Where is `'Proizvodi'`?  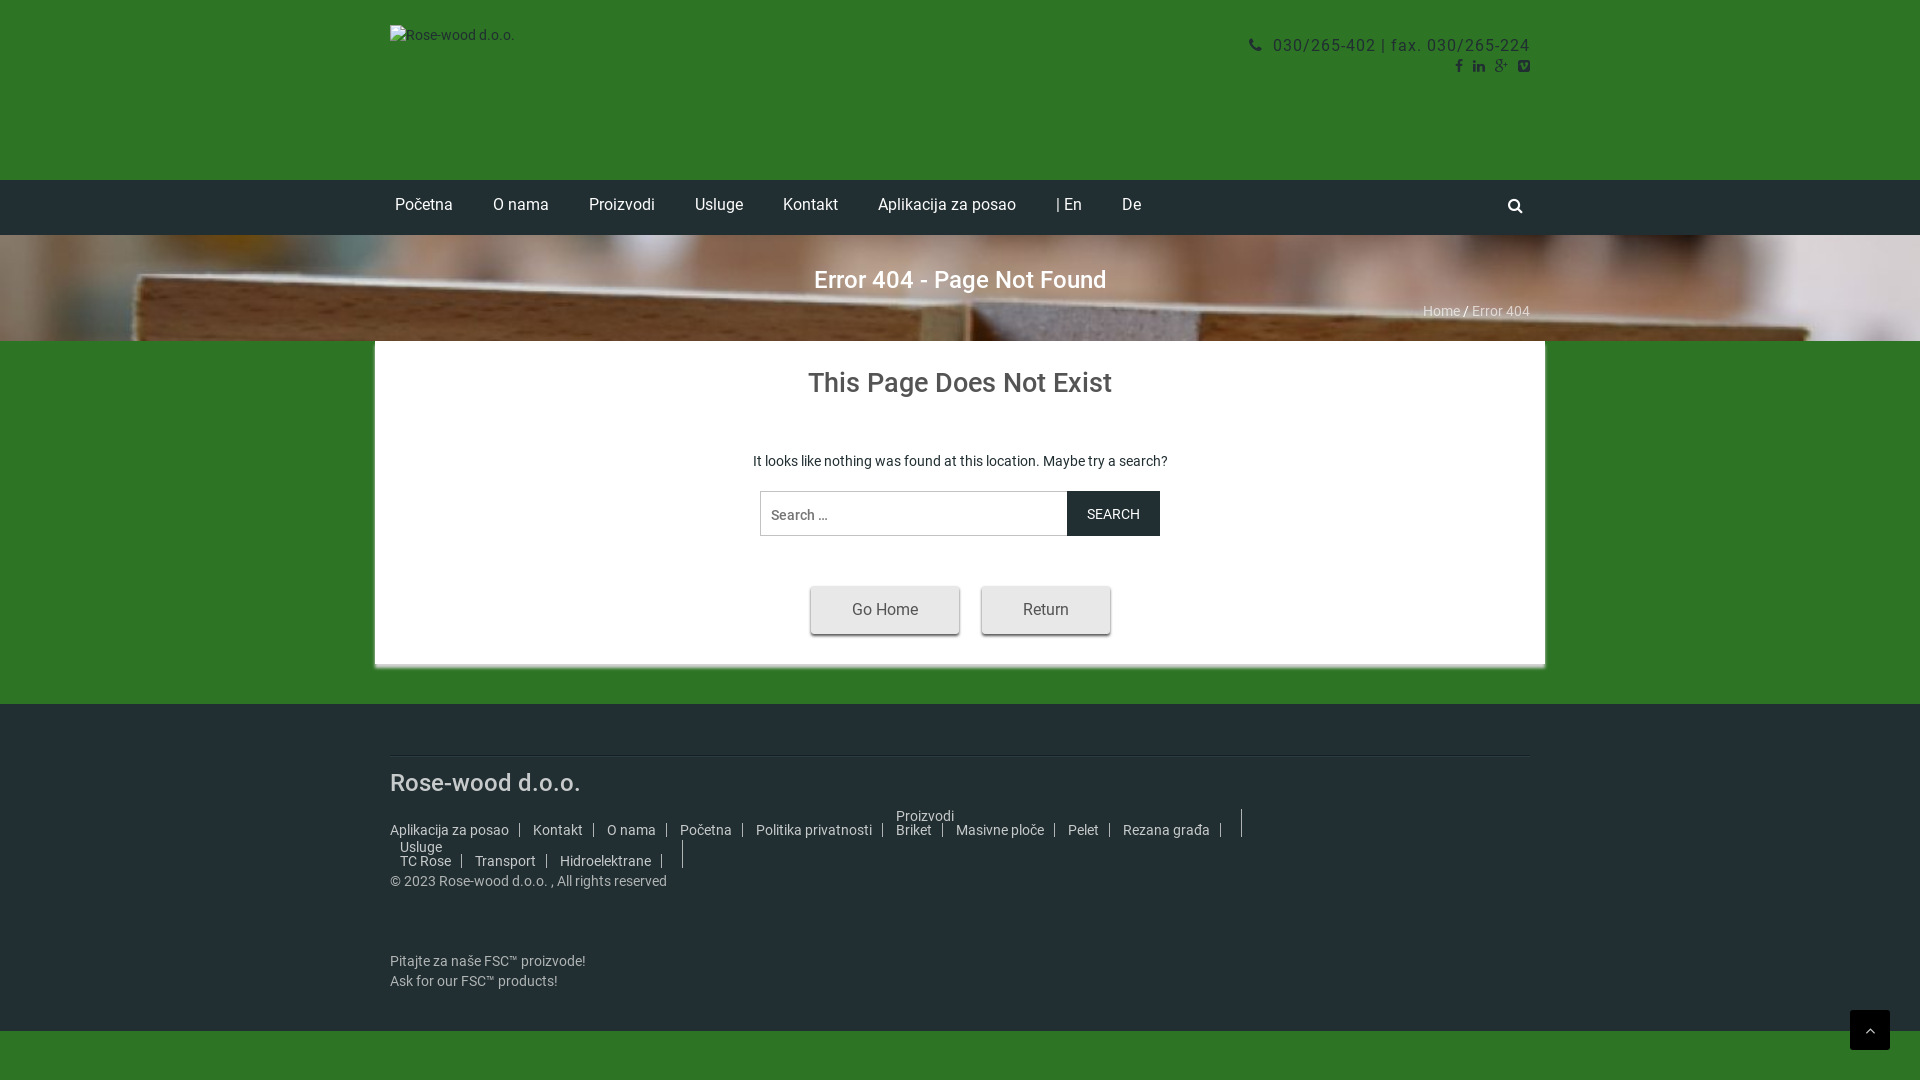 'Proizvodi' is located at coordinates (924, 816).